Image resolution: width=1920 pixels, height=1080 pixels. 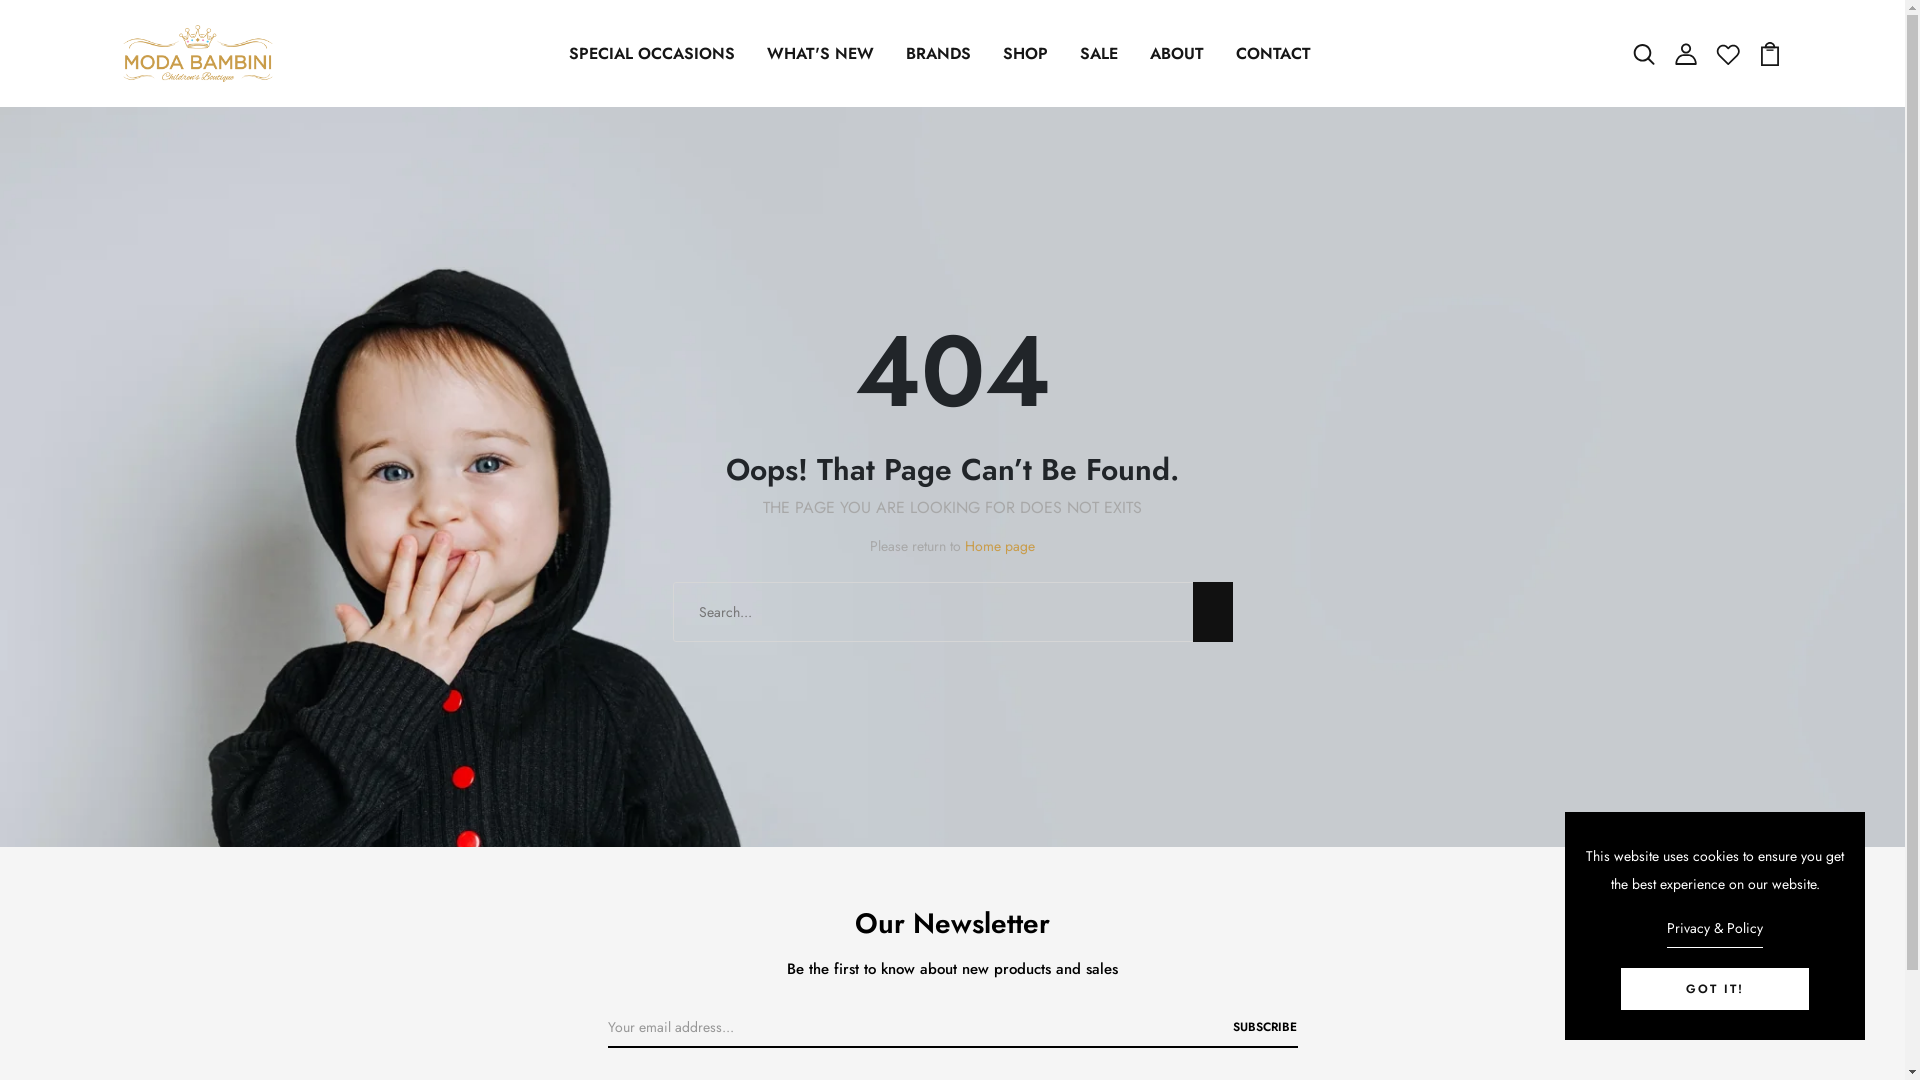 I want to click on 'SALE', so click(x=1098, y=53).